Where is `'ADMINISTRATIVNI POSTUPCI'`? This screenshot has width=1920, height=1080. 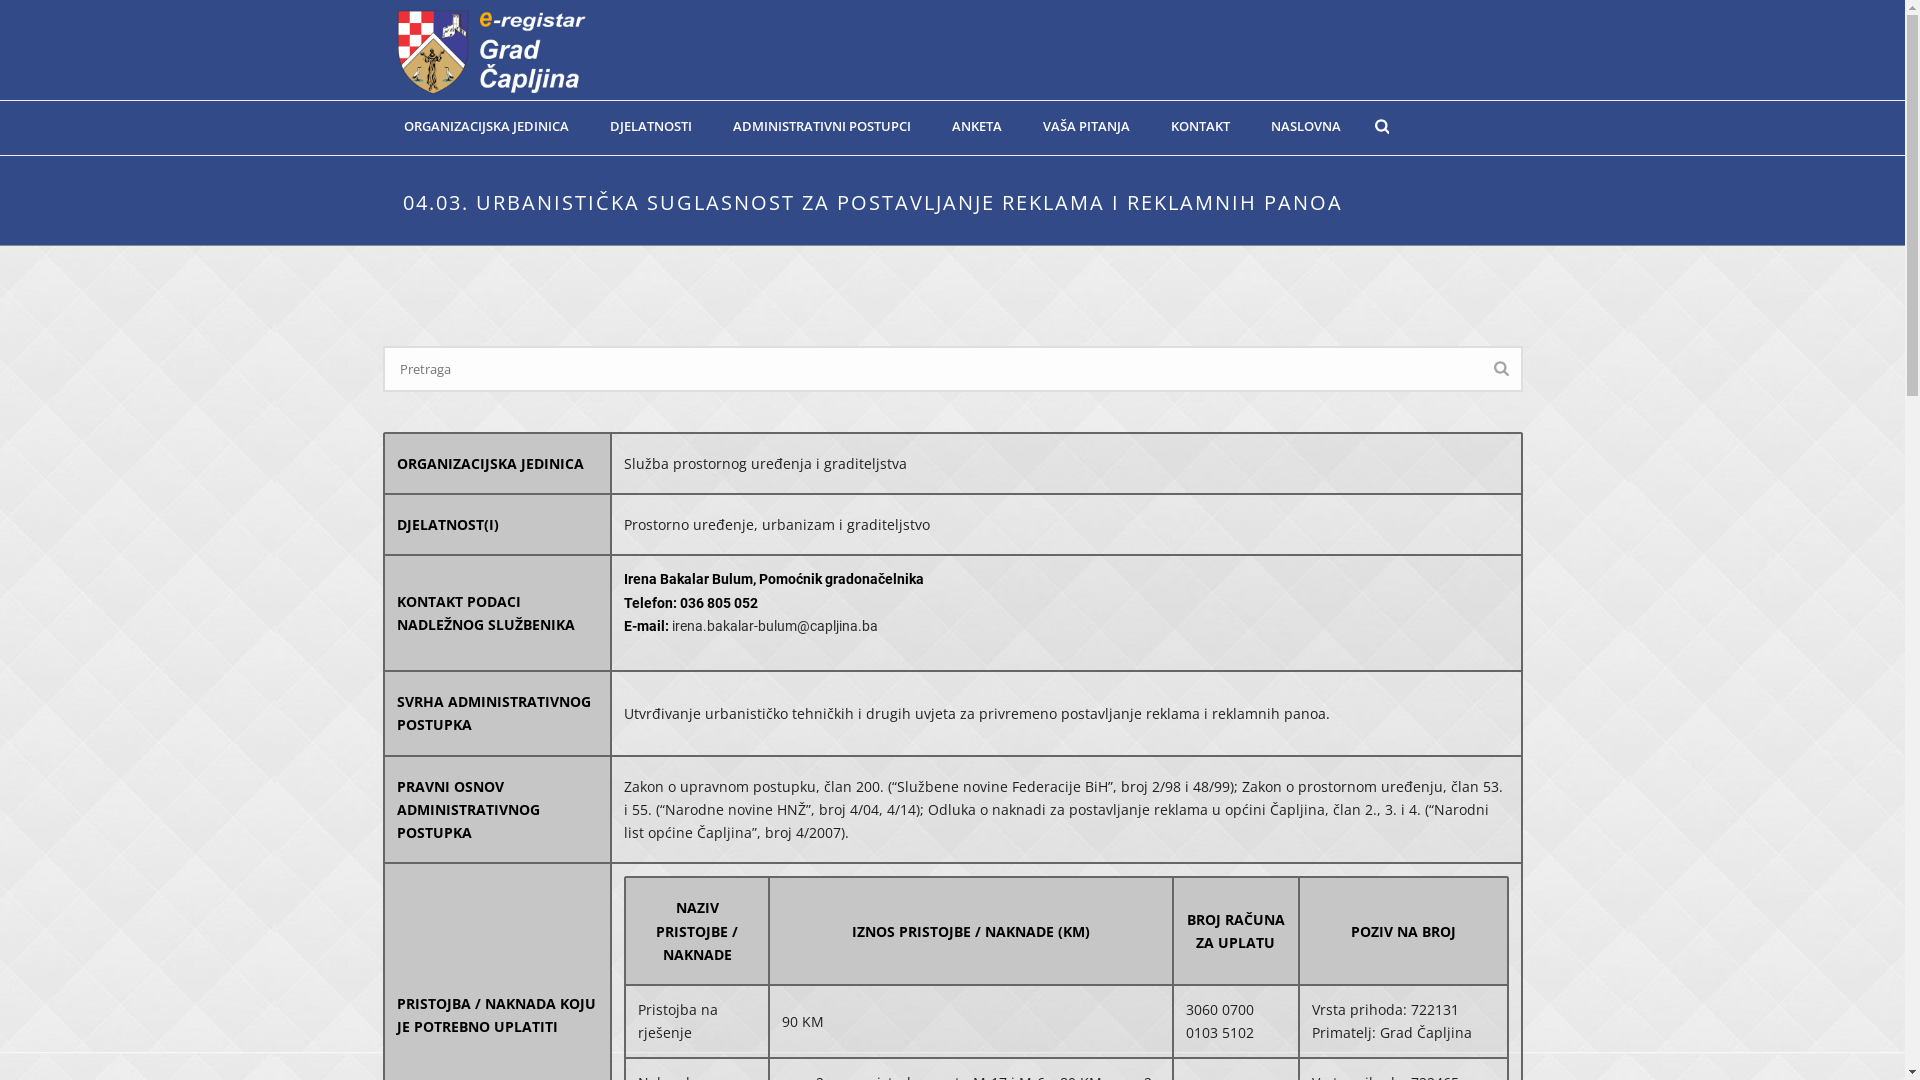
'ADMINISTRATIVNI POSTUPCI' is located at coordinates (820, 126).